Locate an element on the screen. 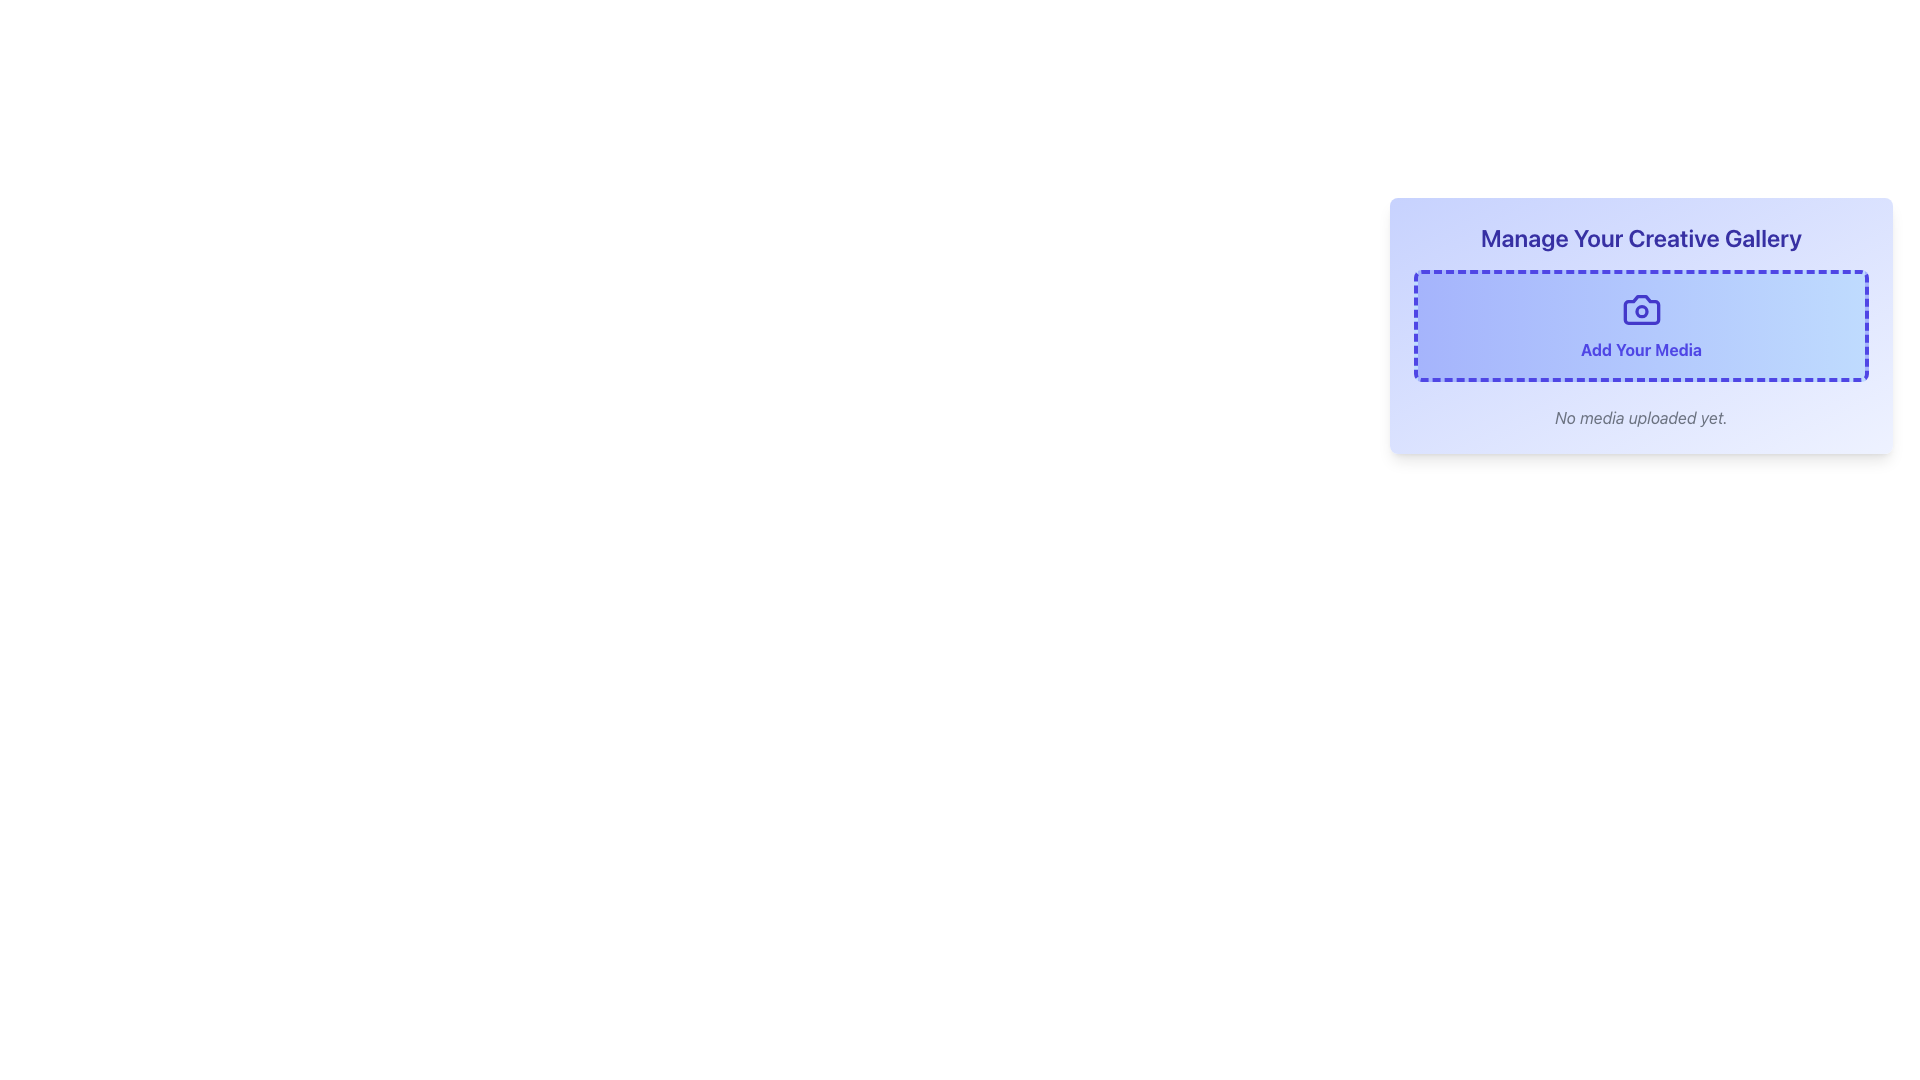 The image size is (1920, 1080). the concentric circle inside the camera-shaped icon in the 'Manage Your Creative Gallery' section is located at coordinates (1641, 311).